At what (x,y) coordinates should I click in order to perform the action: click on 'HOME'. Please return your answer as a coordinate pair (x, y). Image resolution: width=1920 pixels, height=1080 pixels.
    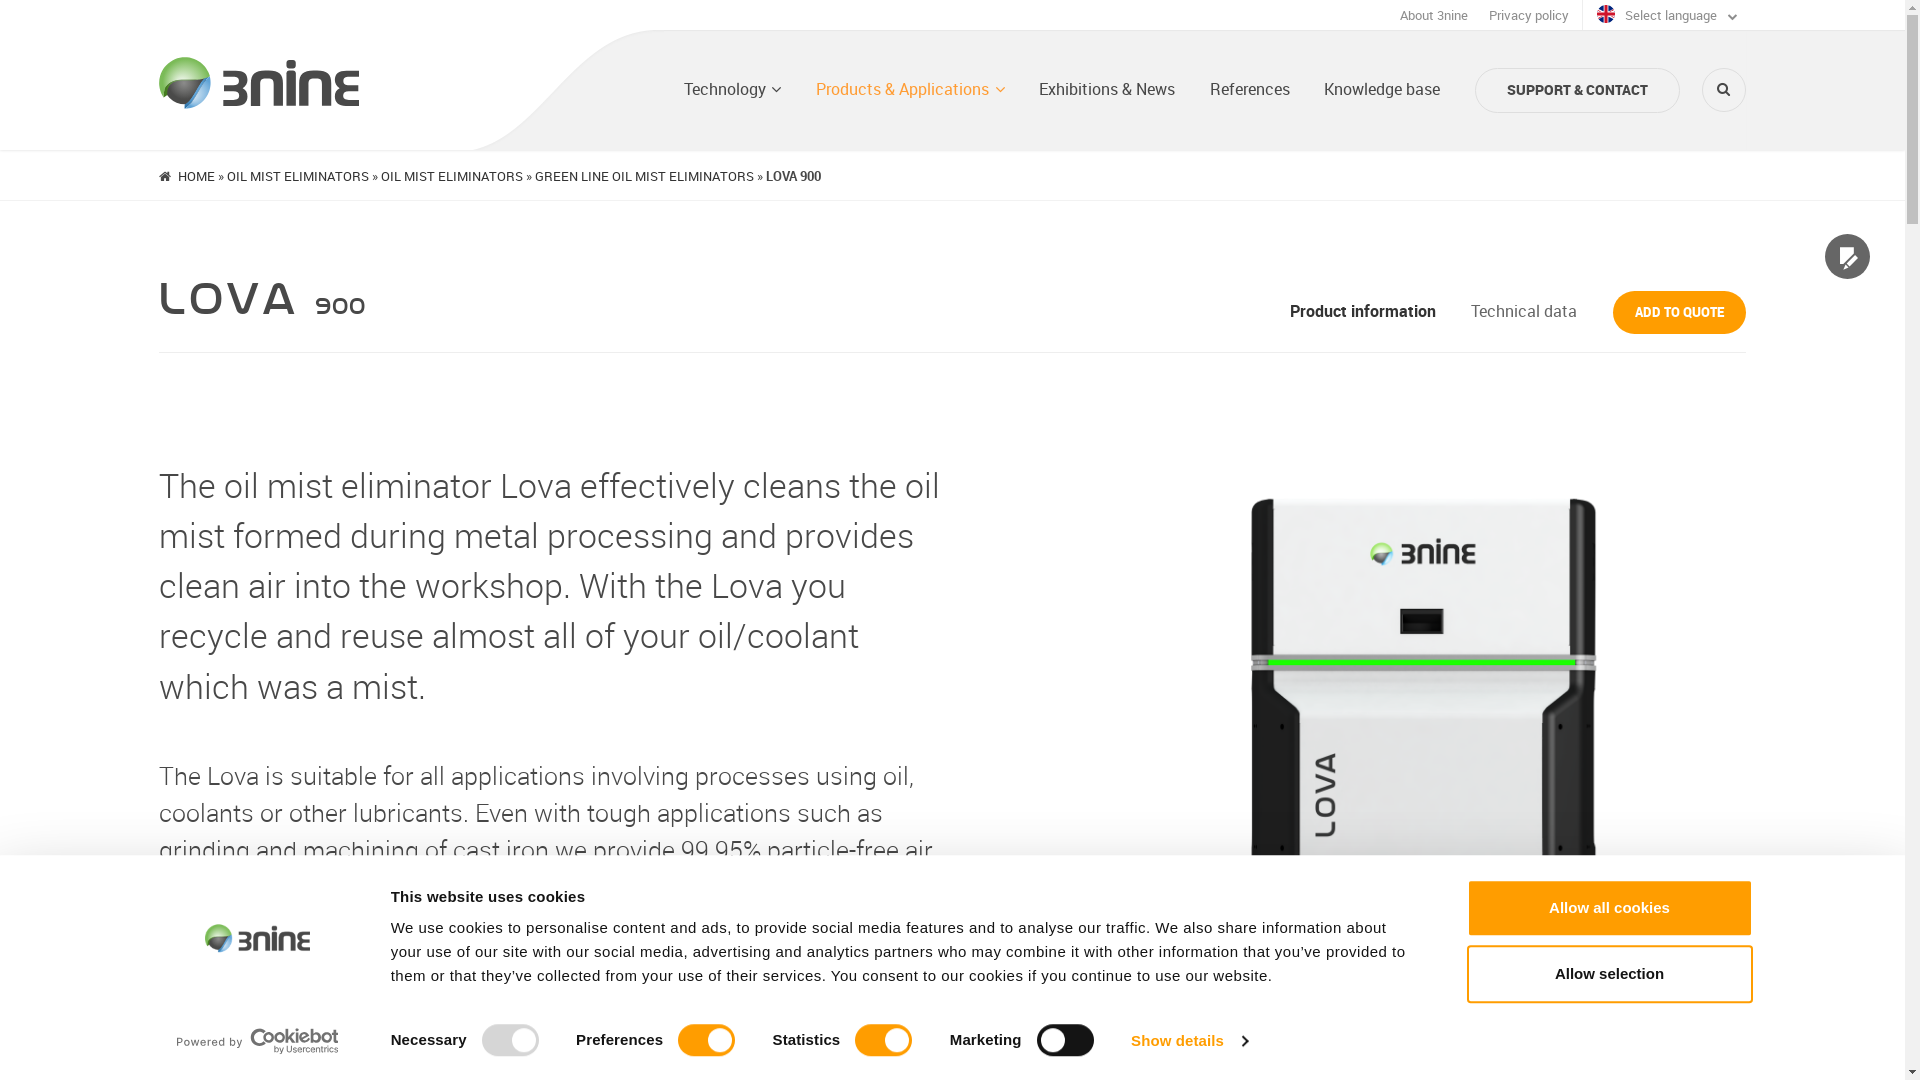
    Looking at the image, I should click on (177, 173).